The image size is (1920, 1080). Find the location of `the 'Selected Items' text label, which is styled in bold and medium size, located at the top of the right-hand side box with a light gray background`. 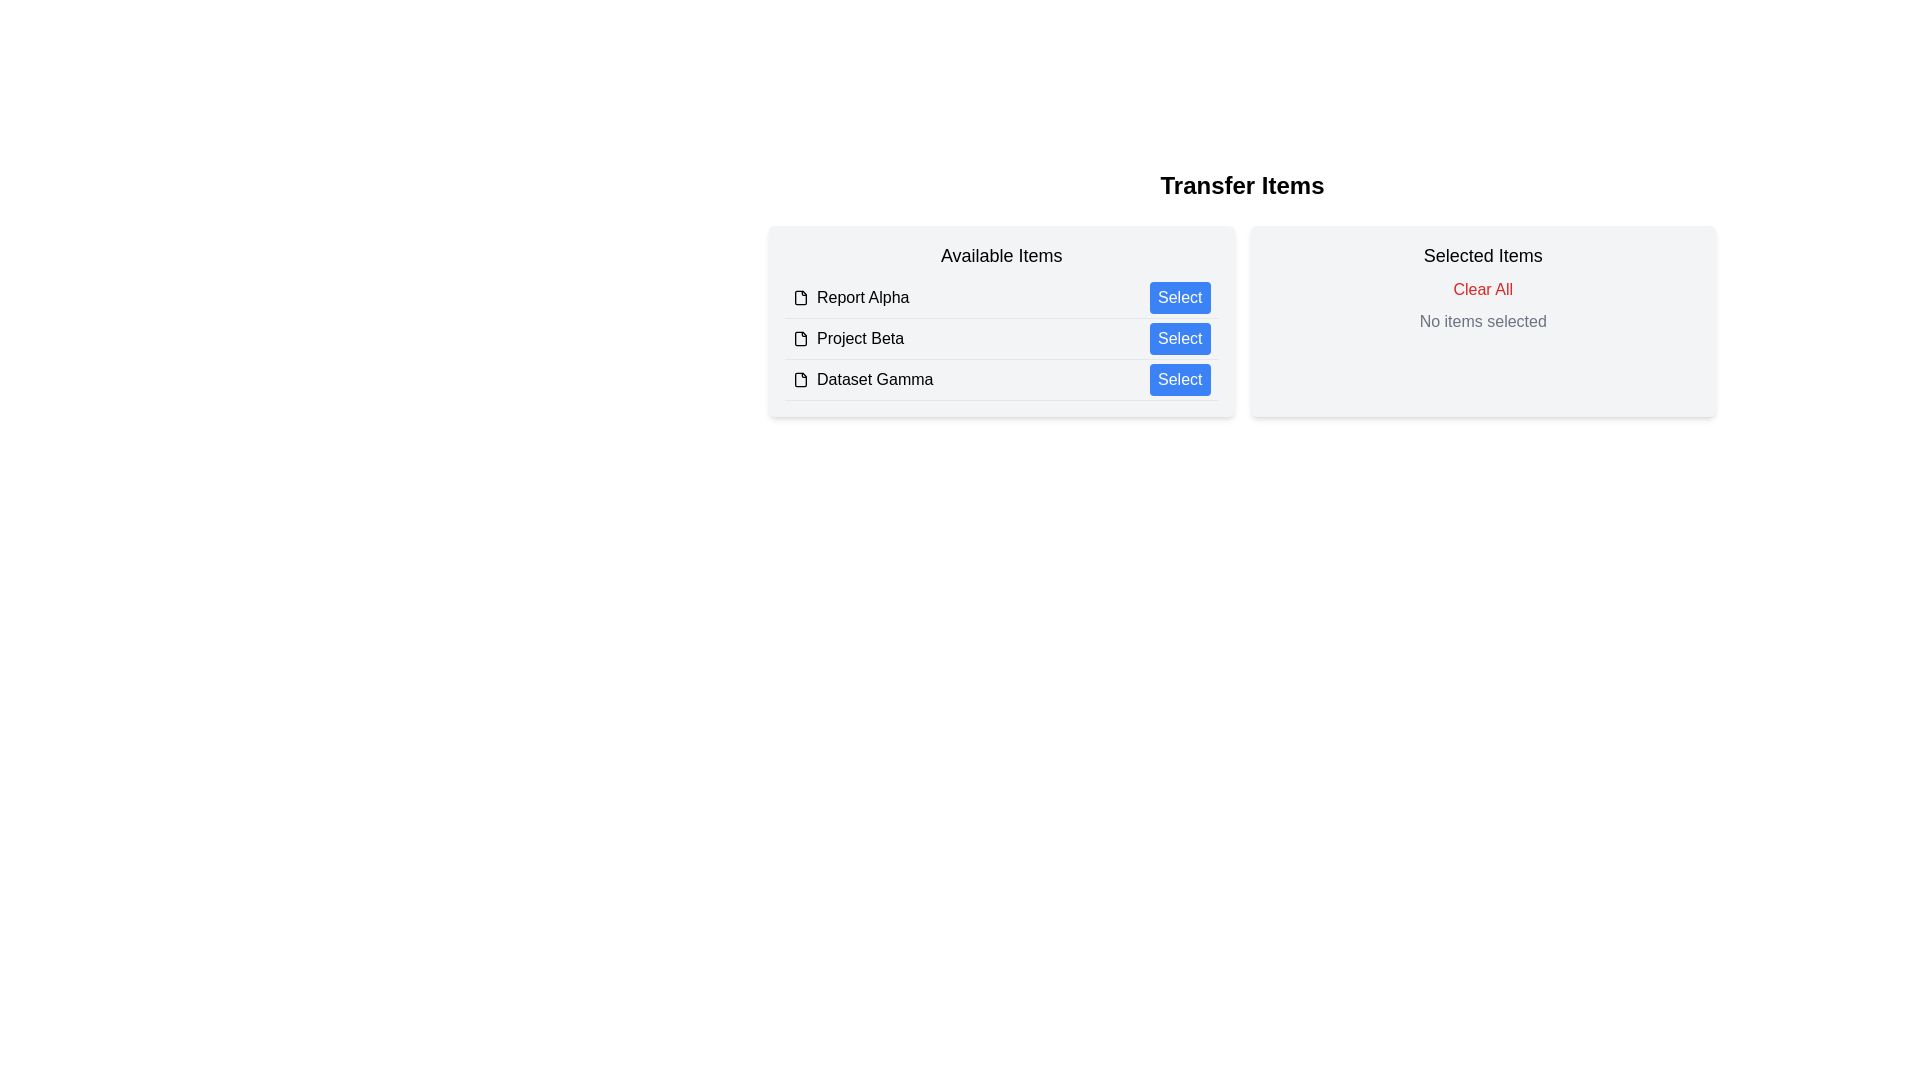

the 'Selected Items' text label, which is styled in bold and medium size, located at the top of the right-hand side box with a light gray background is located at coordinates (1483, 254).